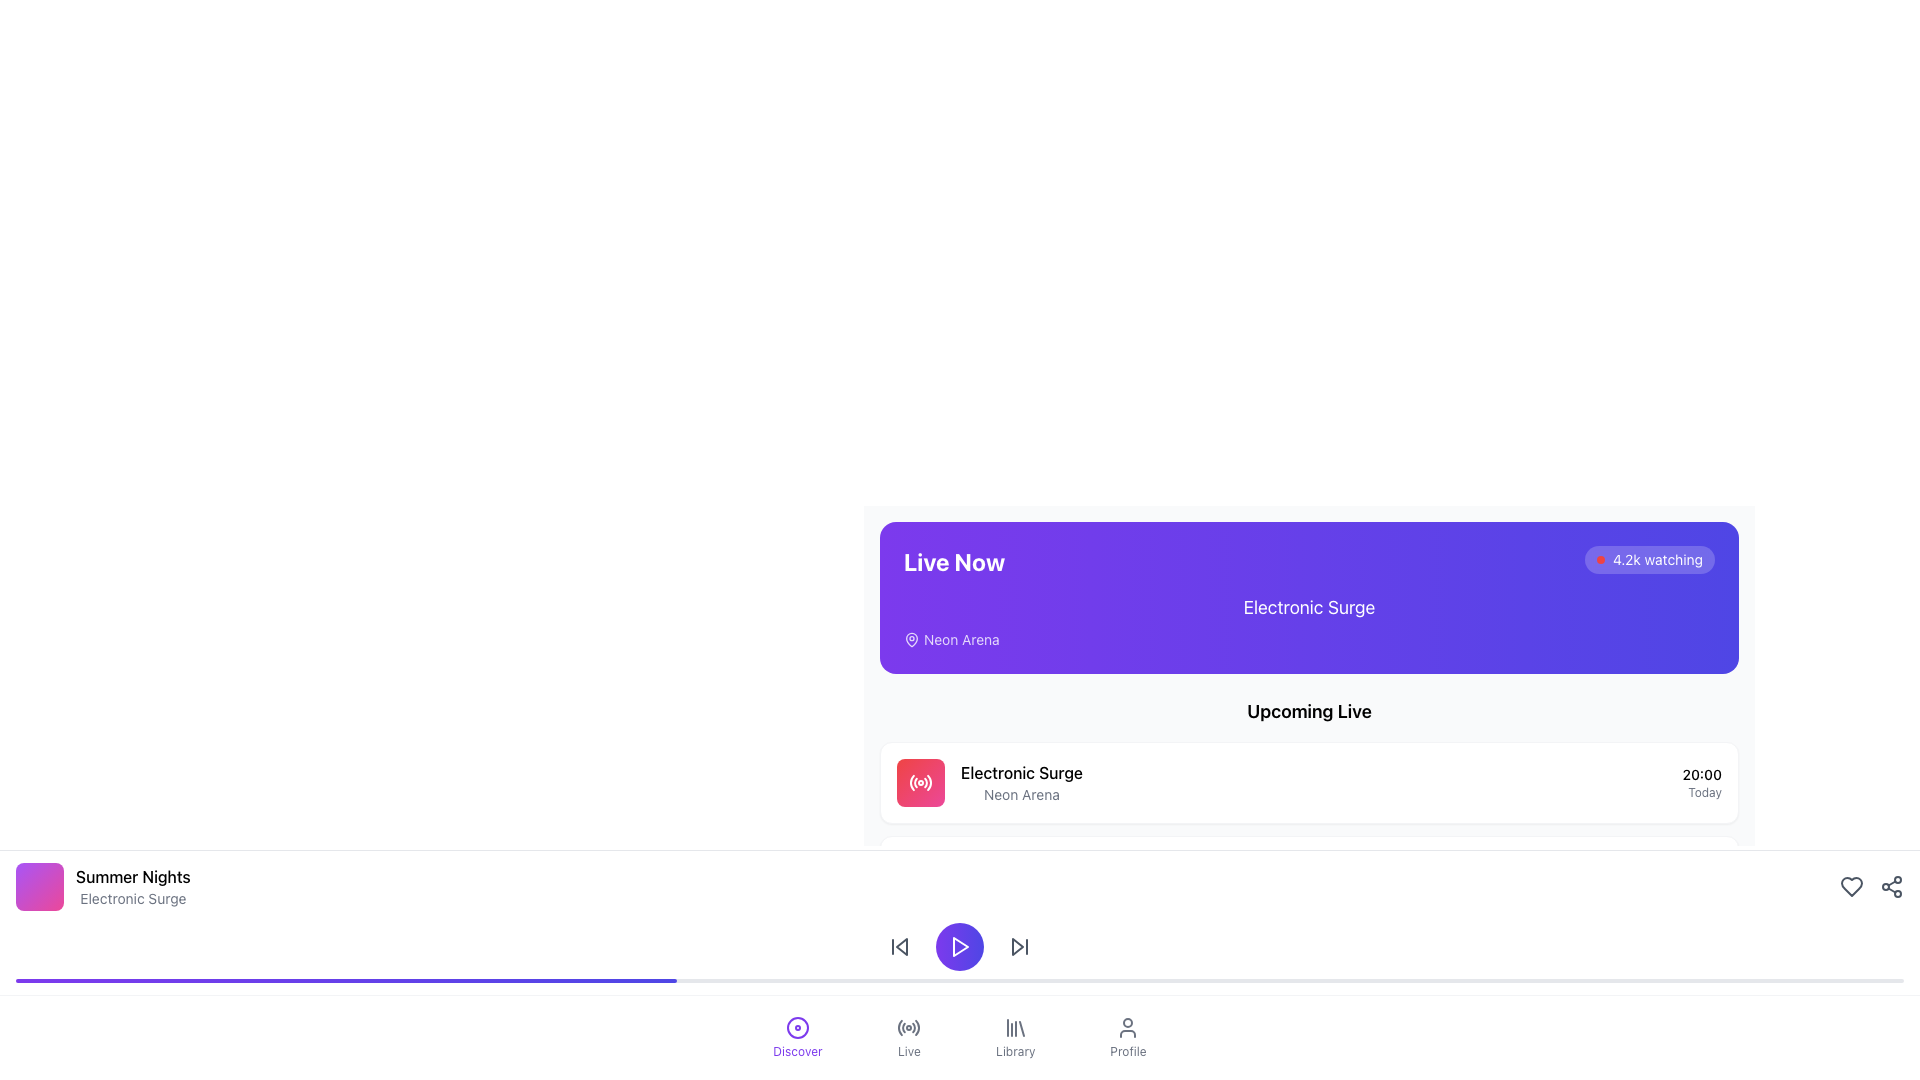  Describe the element at coordinates (1701, 774) in the screenshot. I see `the static text component displaying '20:00', which is styled in a medium font and positioned above the text 'Today' in the bottom-right section of the 'Upcoming Live' area` at that location.